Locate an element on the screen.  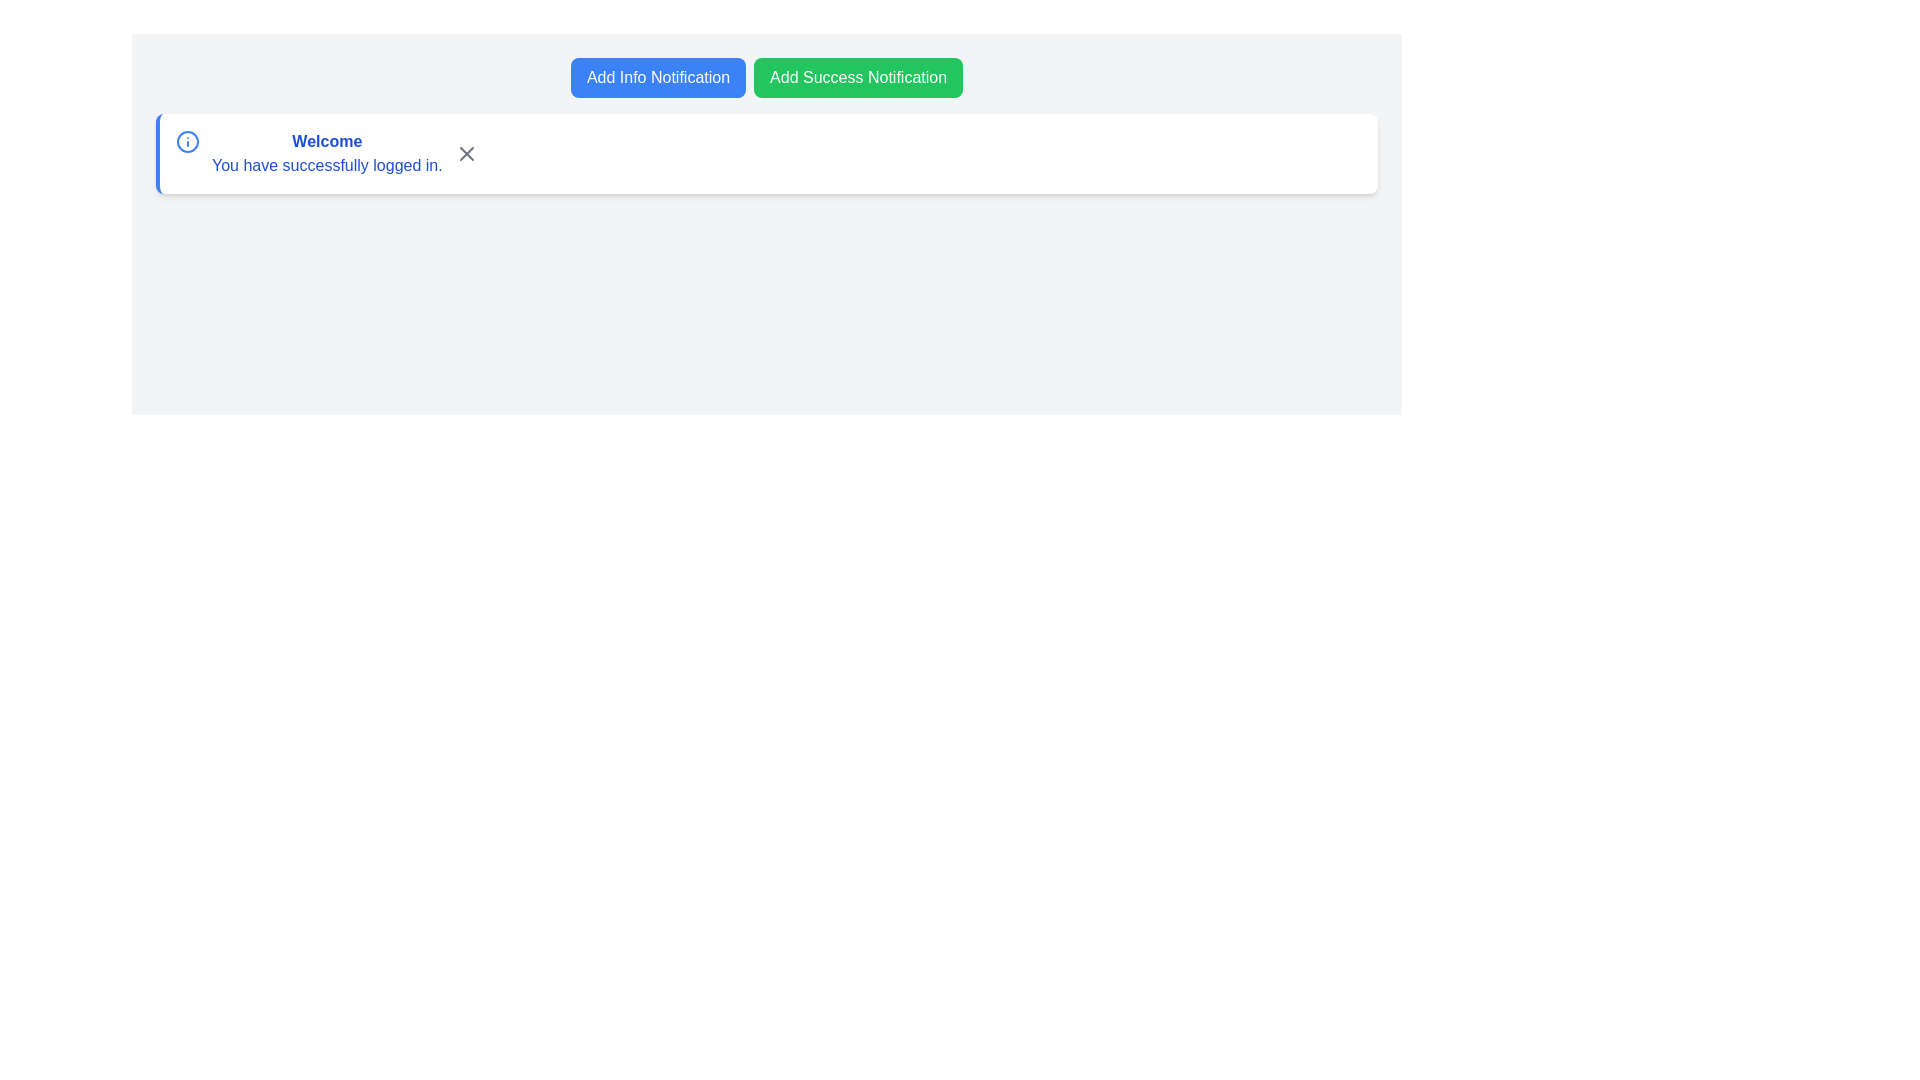
the informational indicator icon located at the far left of the horizontal bar beside the 'Welcome' text to highlight it is located at coordinates (187, 141).